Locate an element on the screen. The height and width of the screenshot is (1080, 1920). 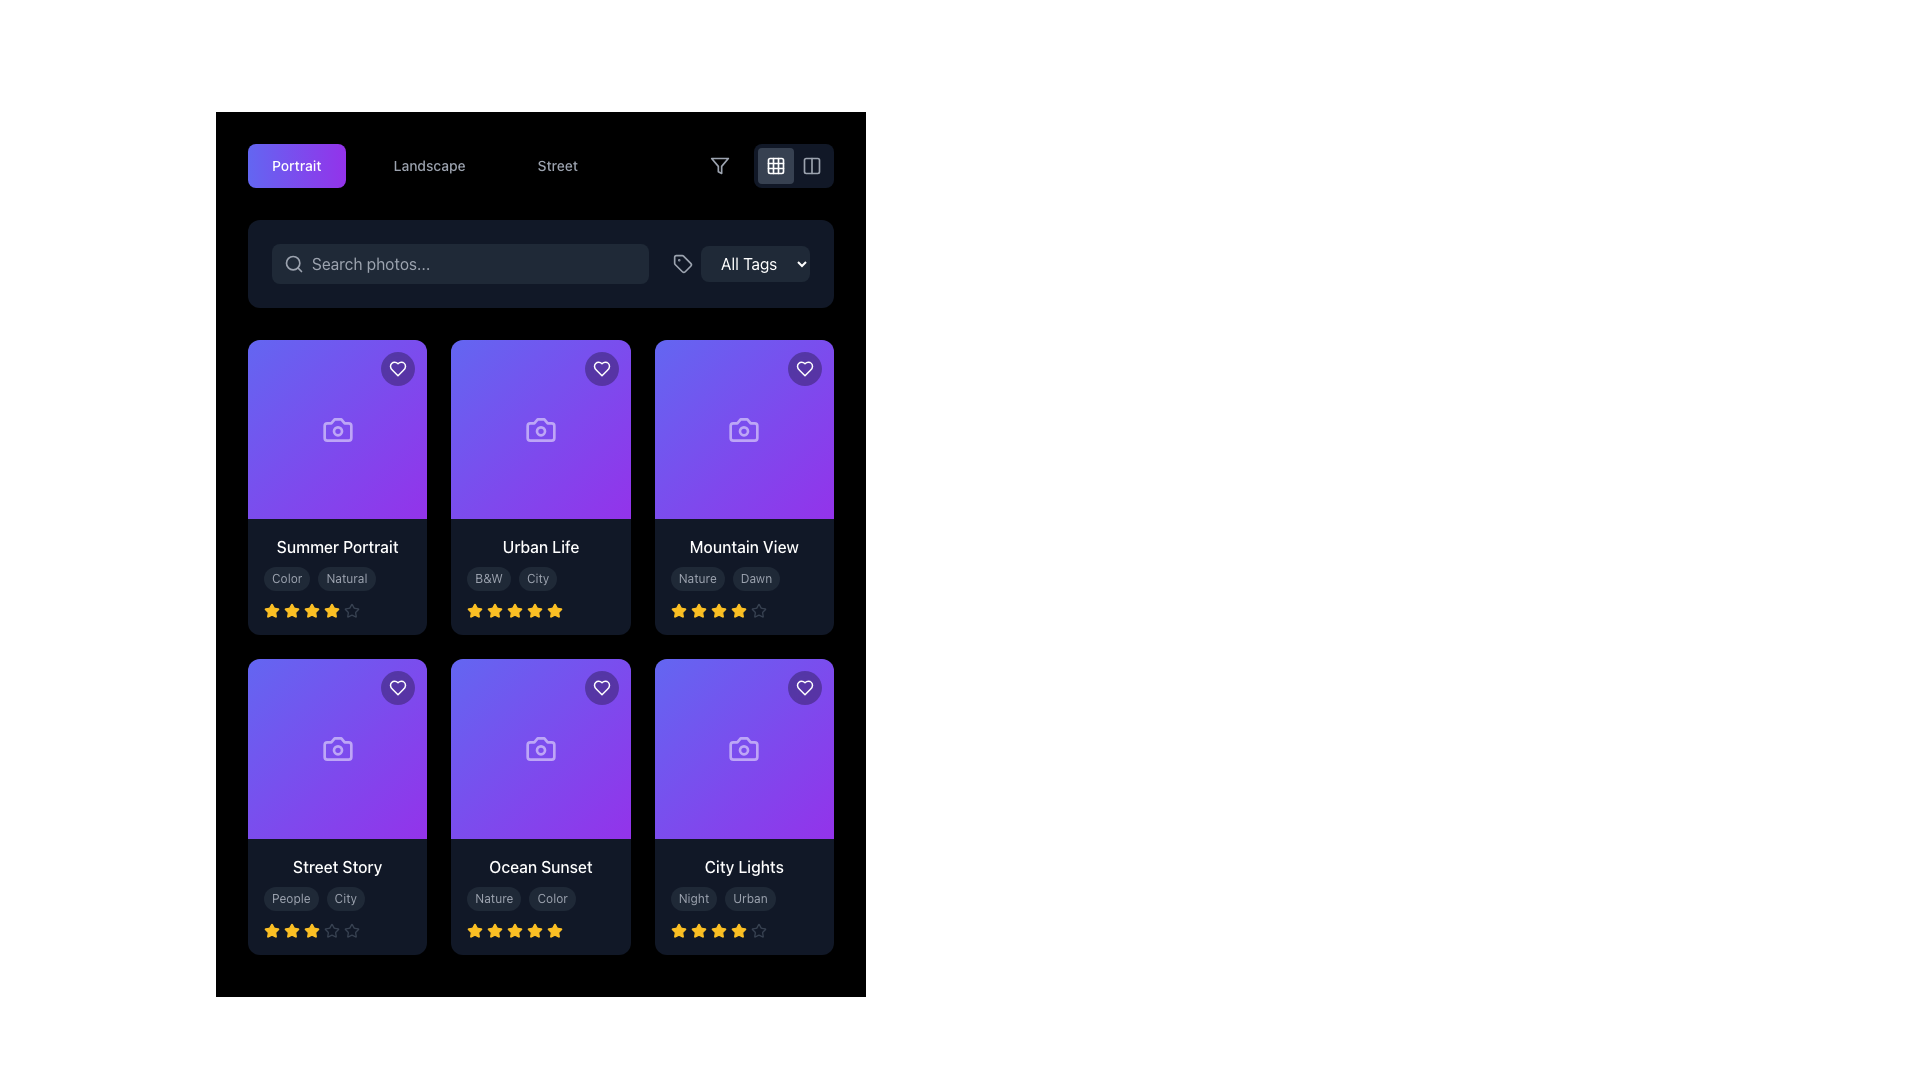
the rating indicator composed of five star icons below the text 'Summer Portrait' to visually associate the rating with the respective item is located at coordinates (337, 610).